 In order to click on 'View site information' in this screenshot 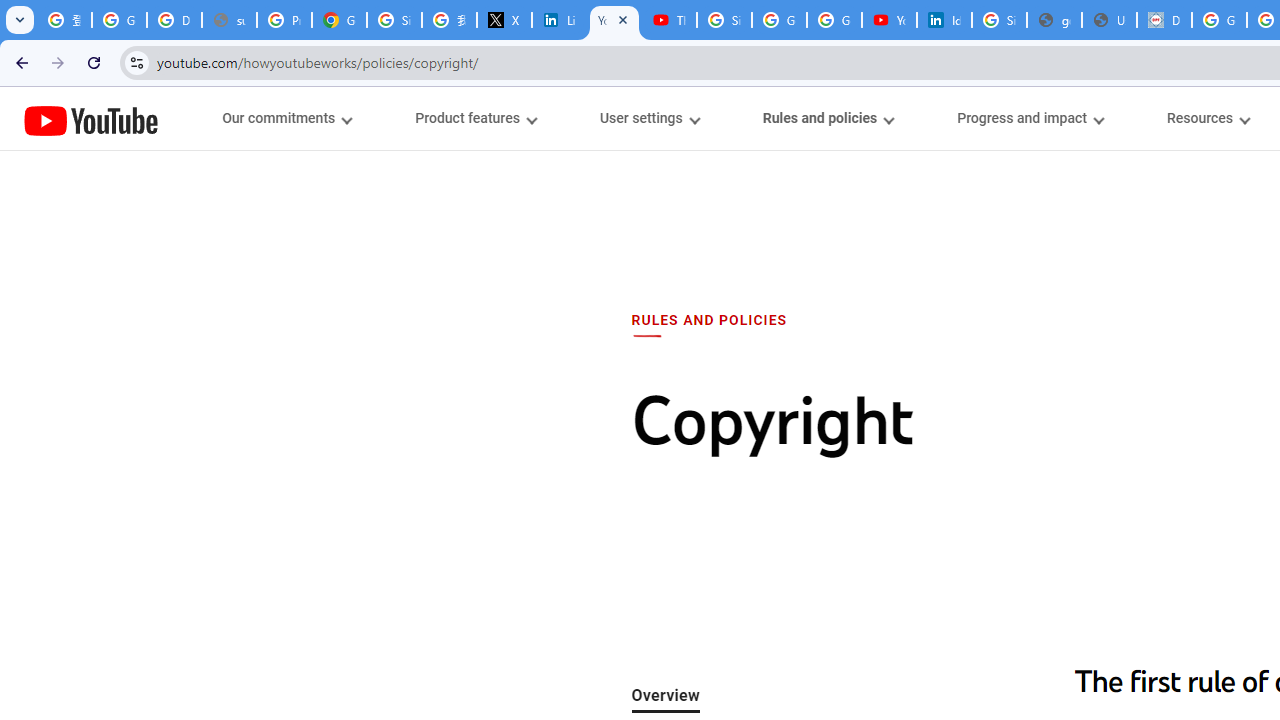, I will do `click(135, 61)`.